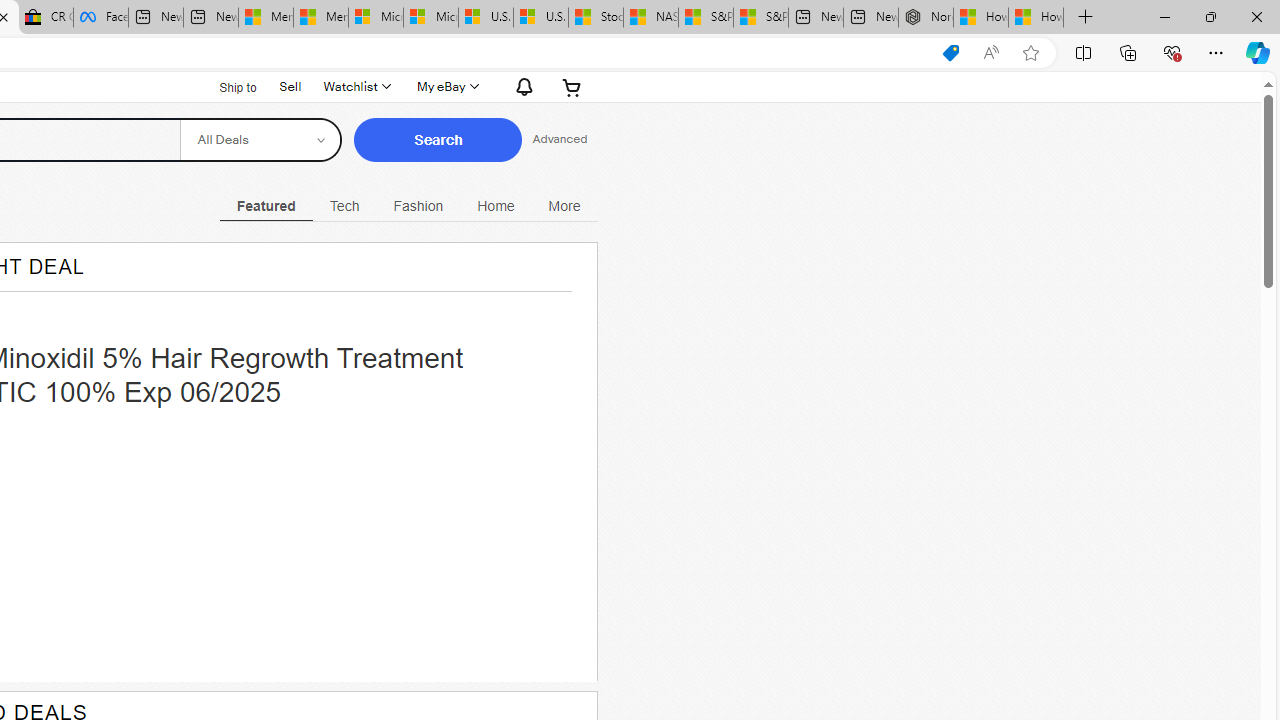 Image resolution: width=1280 pixels, height=720 pixels. Describe the element at coordinates (950, 52) in the screenshot. I see `'This site has coupons! Shopping in Microsoft Edge'` at that location.